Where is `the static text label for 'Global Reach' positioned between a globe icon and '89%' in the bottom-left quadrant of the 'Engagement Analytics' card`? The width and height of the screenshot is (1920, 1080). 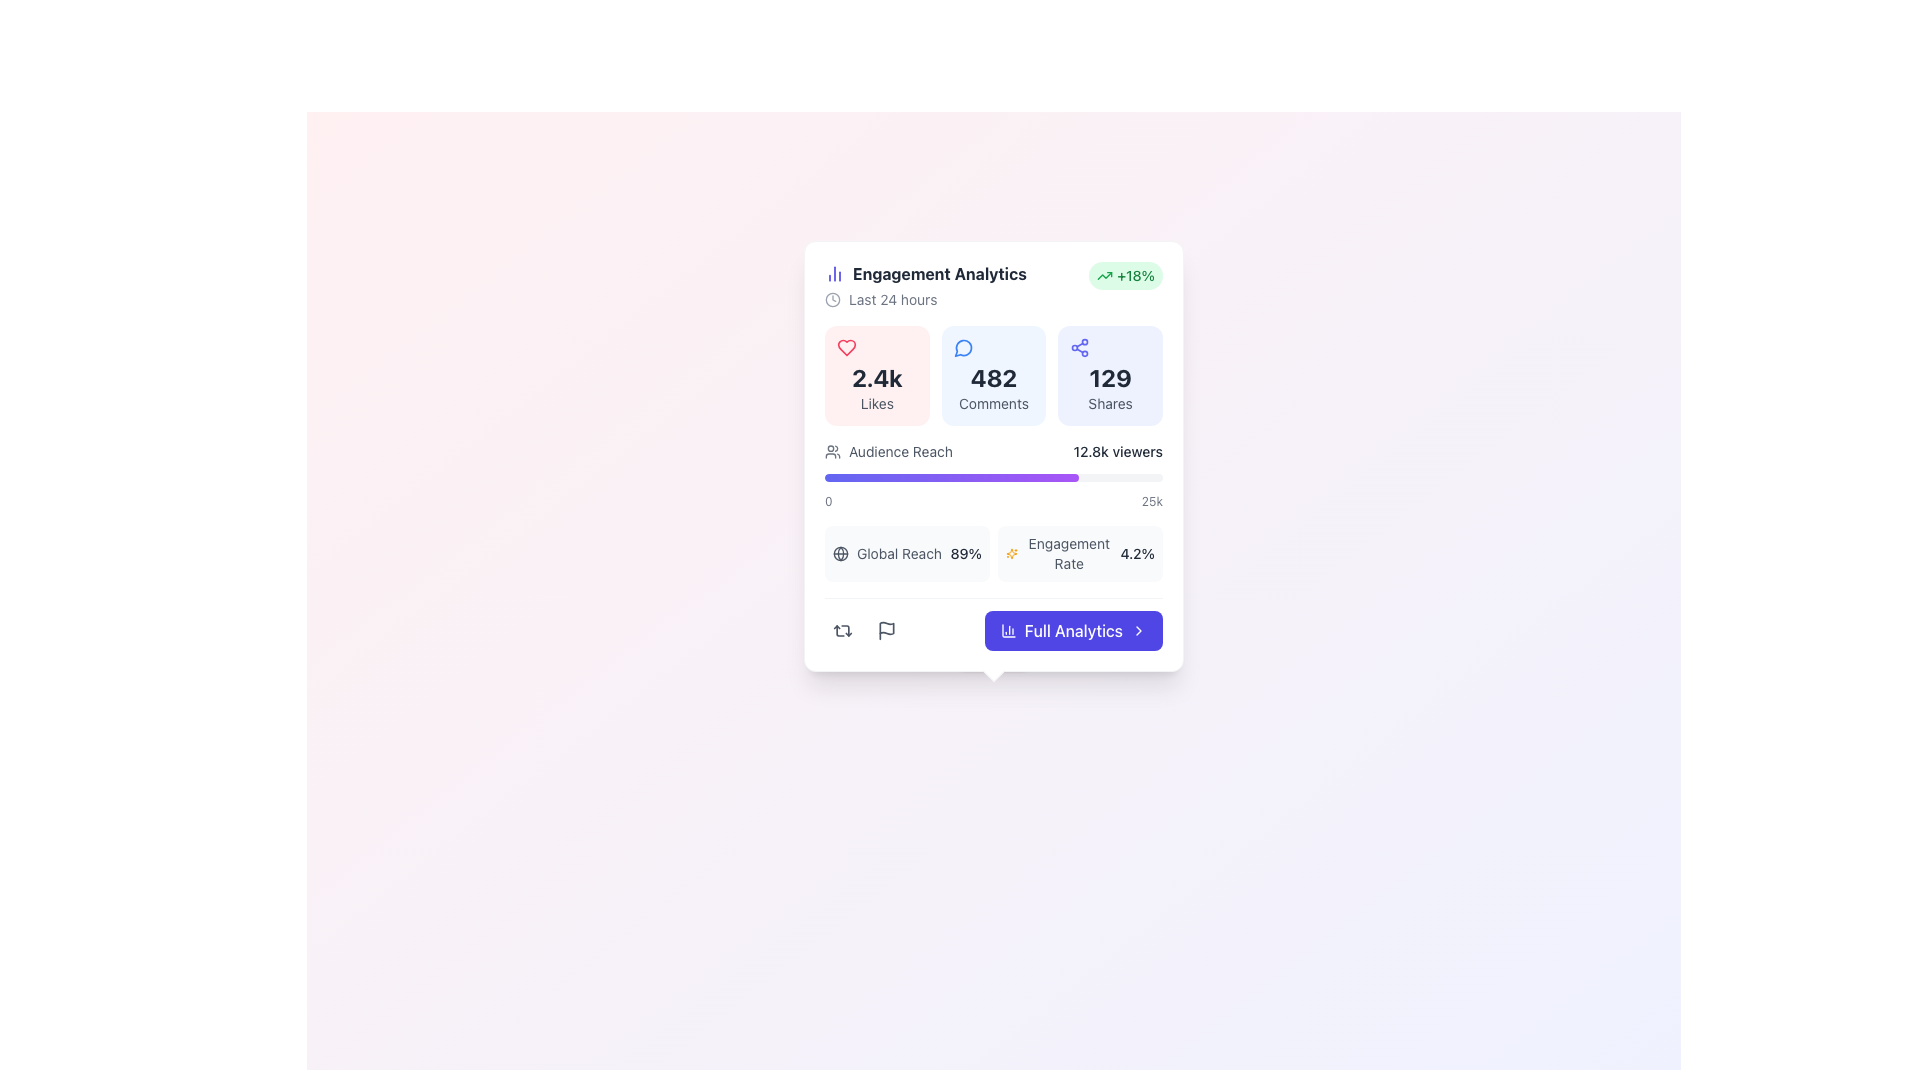 the static text label for 'Global Reach' positioned between a globe icon and '89%' in the bottom-left quadrant of the 'Engagement Analytics' card is located at coordinates (898, 554).